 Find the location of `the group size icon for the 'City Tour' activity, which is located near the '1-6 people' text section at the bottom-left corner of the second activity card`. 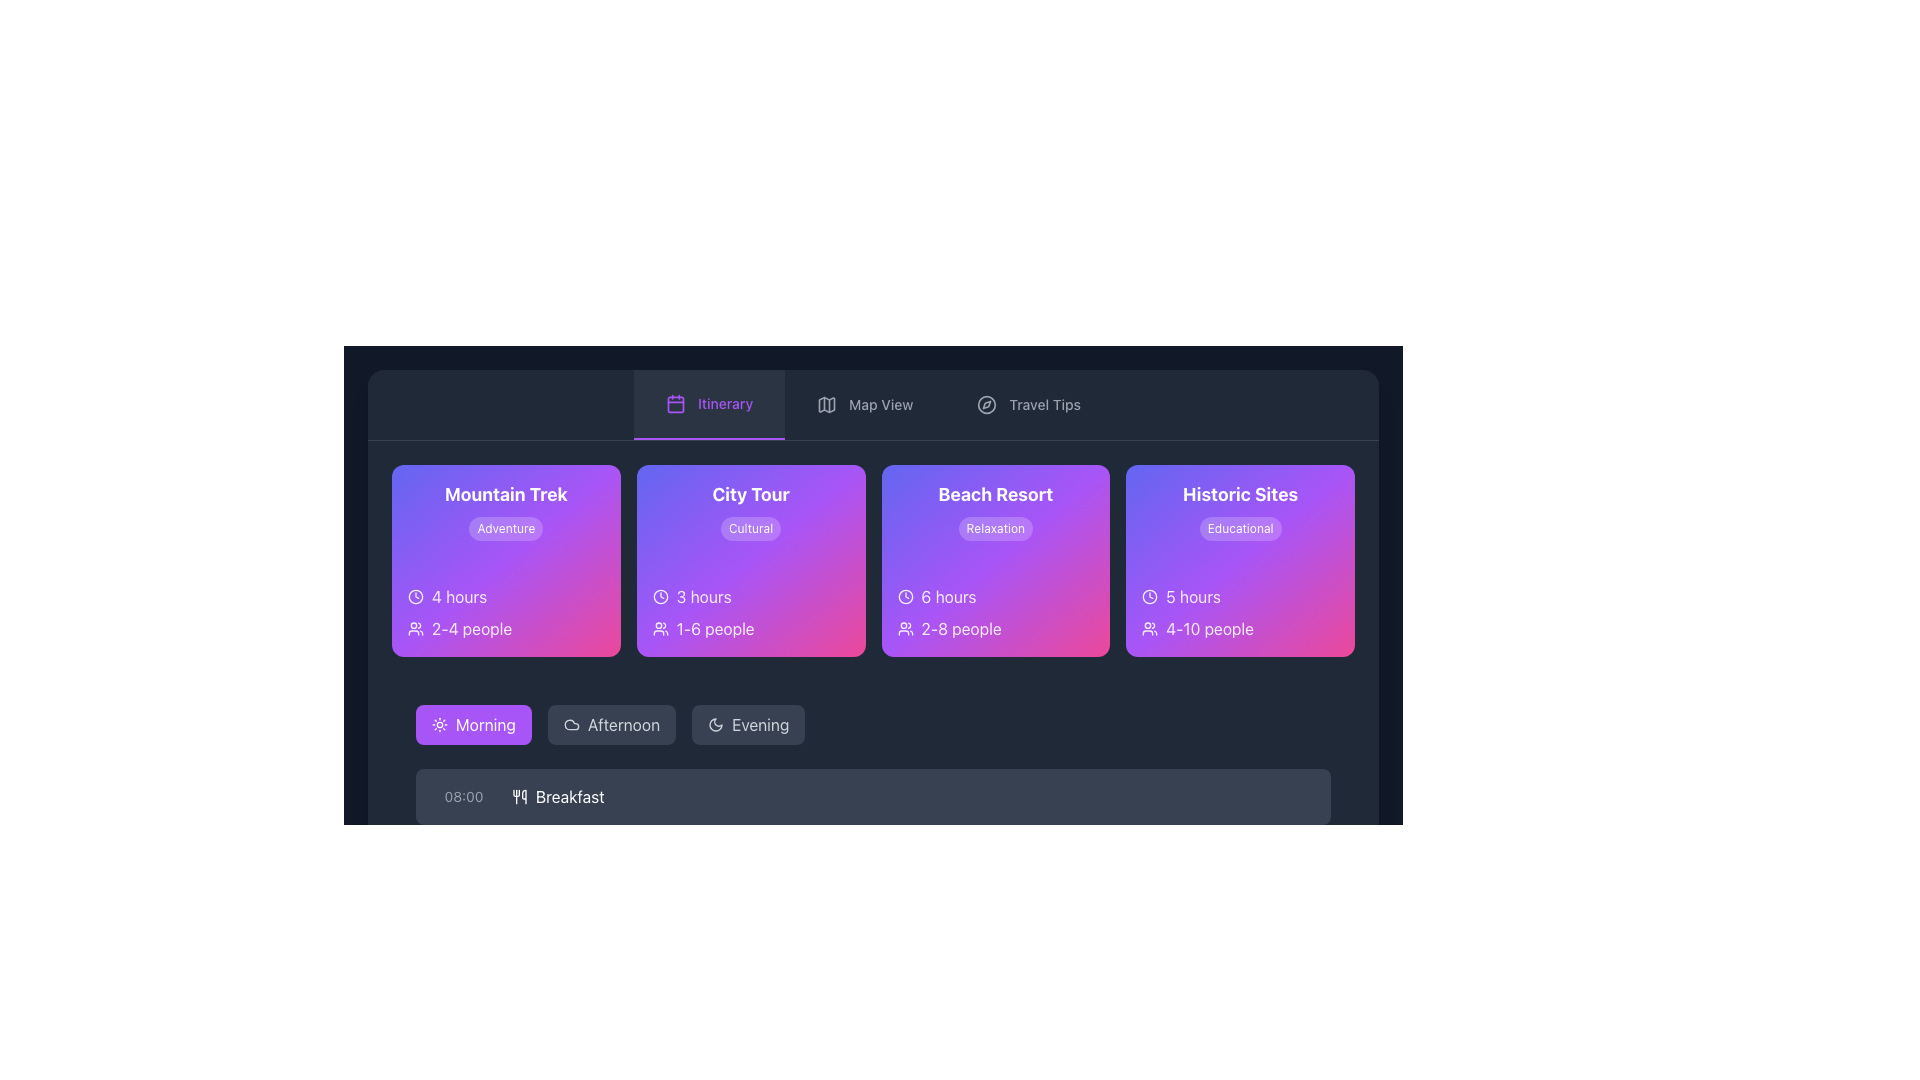

the group size icon for the 'City Tour' activity, which is located near the '1-6 people' text section at the bottom-left corner of the second activity card is located at coordinates (660, 627).